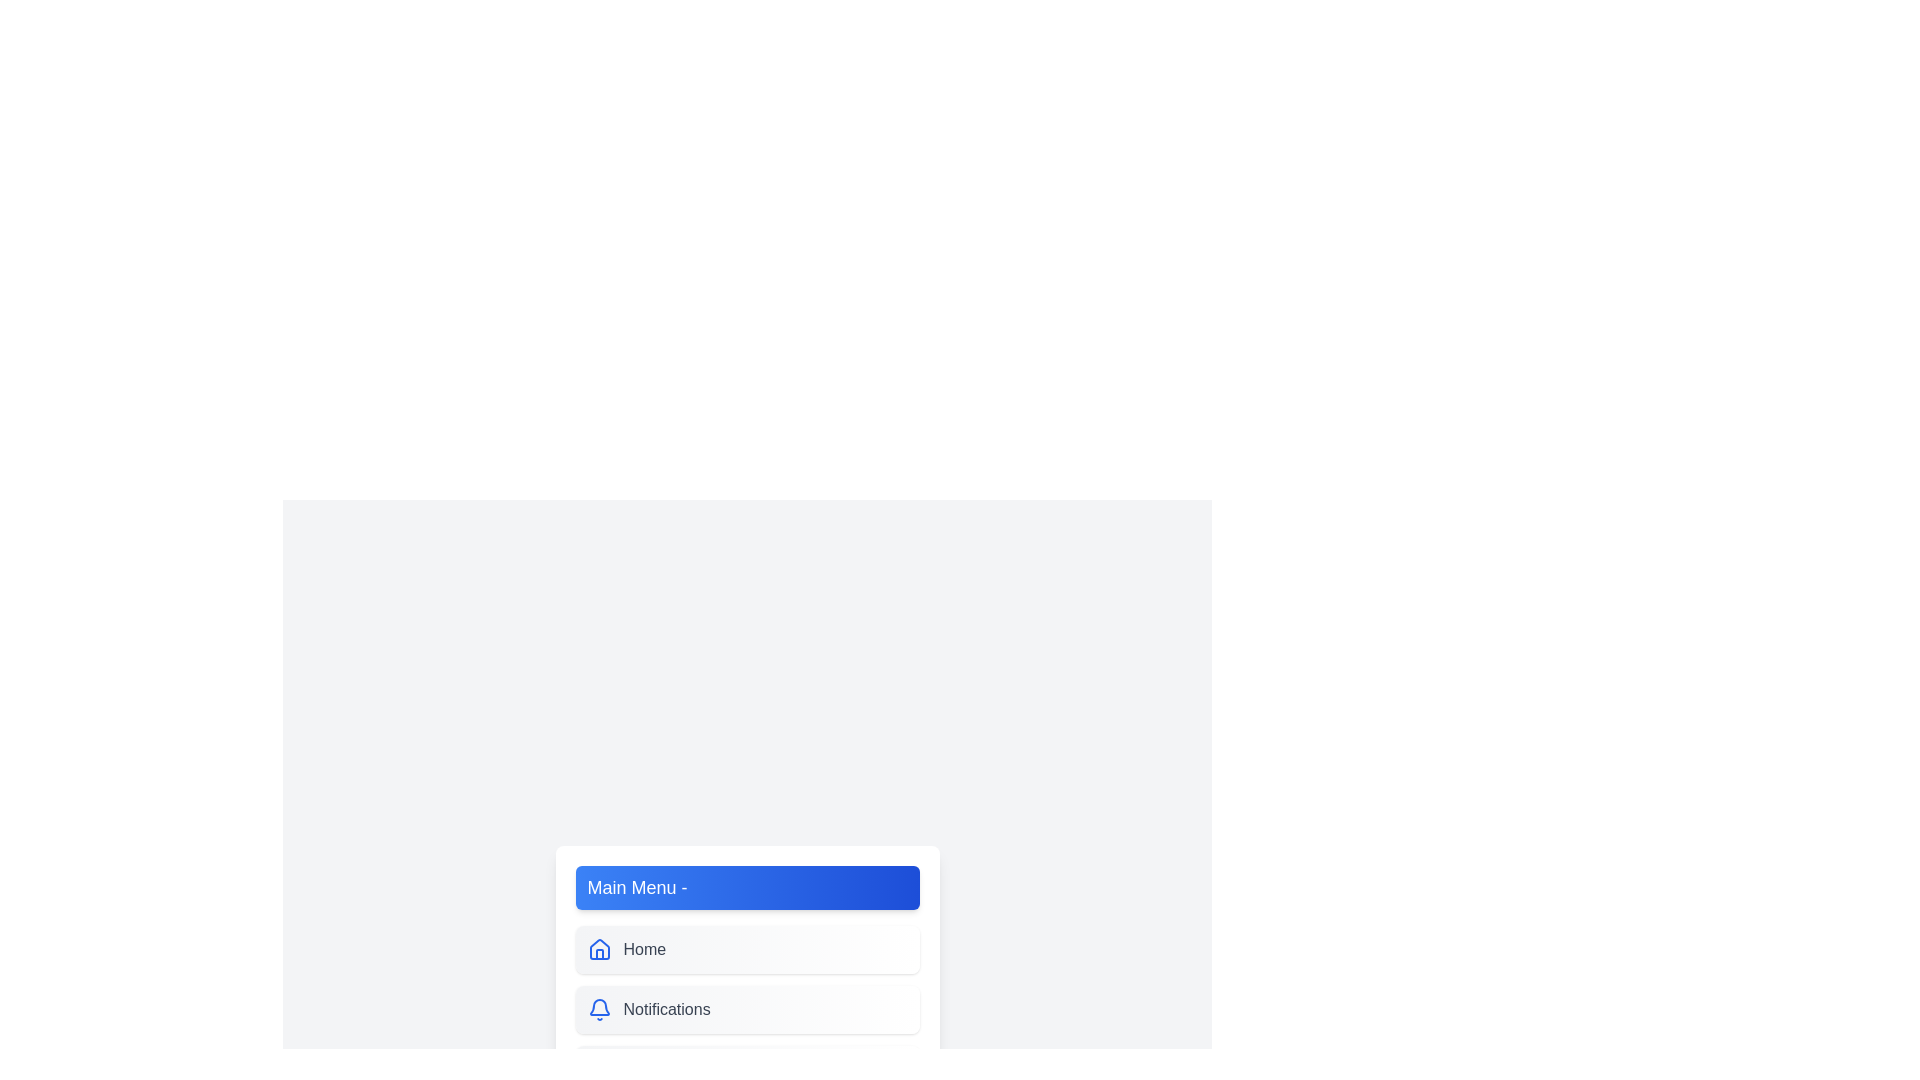 Image resolution: width=1920 pixels, height=1080 pixels. I want to click on the menu item labeled Home, so click(746, 948).